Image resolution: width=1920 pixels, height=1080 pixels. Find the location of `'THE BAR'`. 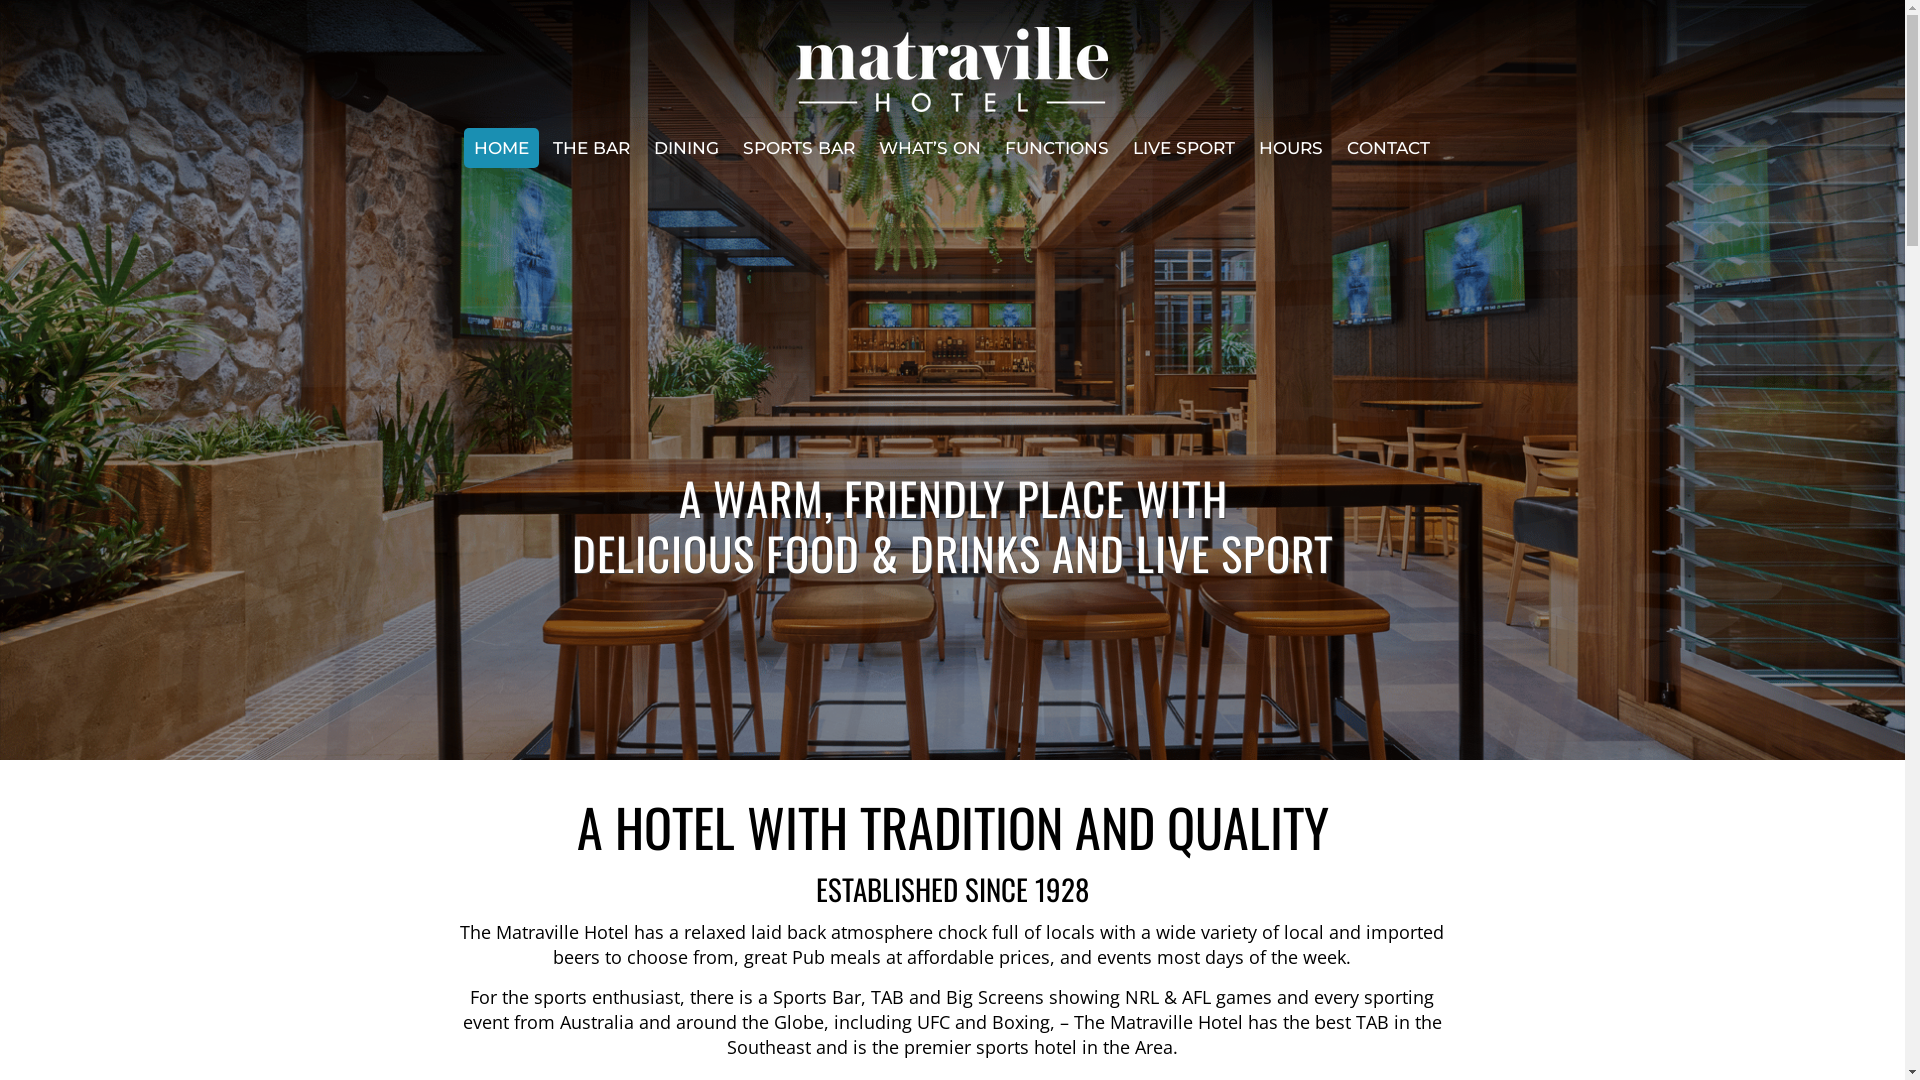

'THE BAR' is located at coordinates (542, 146).